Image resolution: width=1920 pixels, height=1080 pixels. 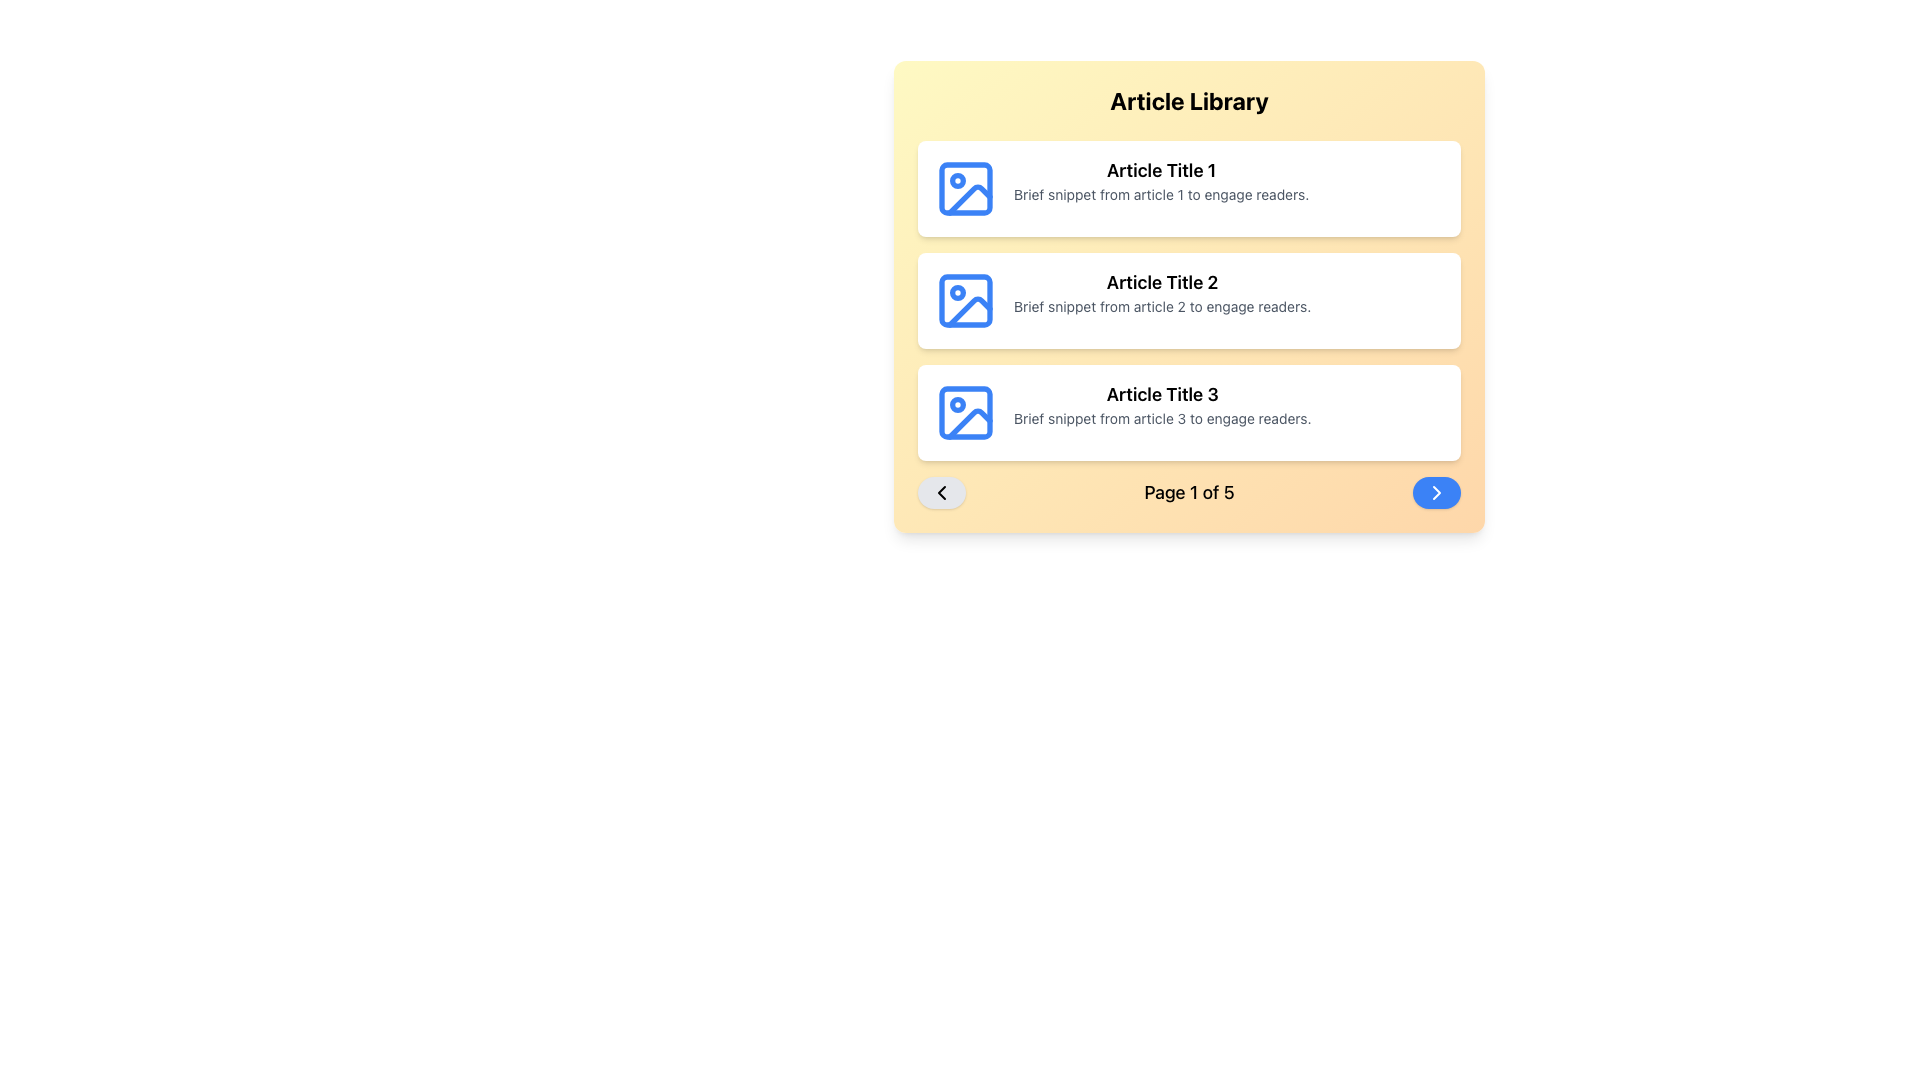 What do you see at coordinates (1189, 493) in the screenshot?
I see `the Text Display that shows the current page number in the pagination system at the bottom of the 'Article Library' section` at bounding box center [1189, 493].